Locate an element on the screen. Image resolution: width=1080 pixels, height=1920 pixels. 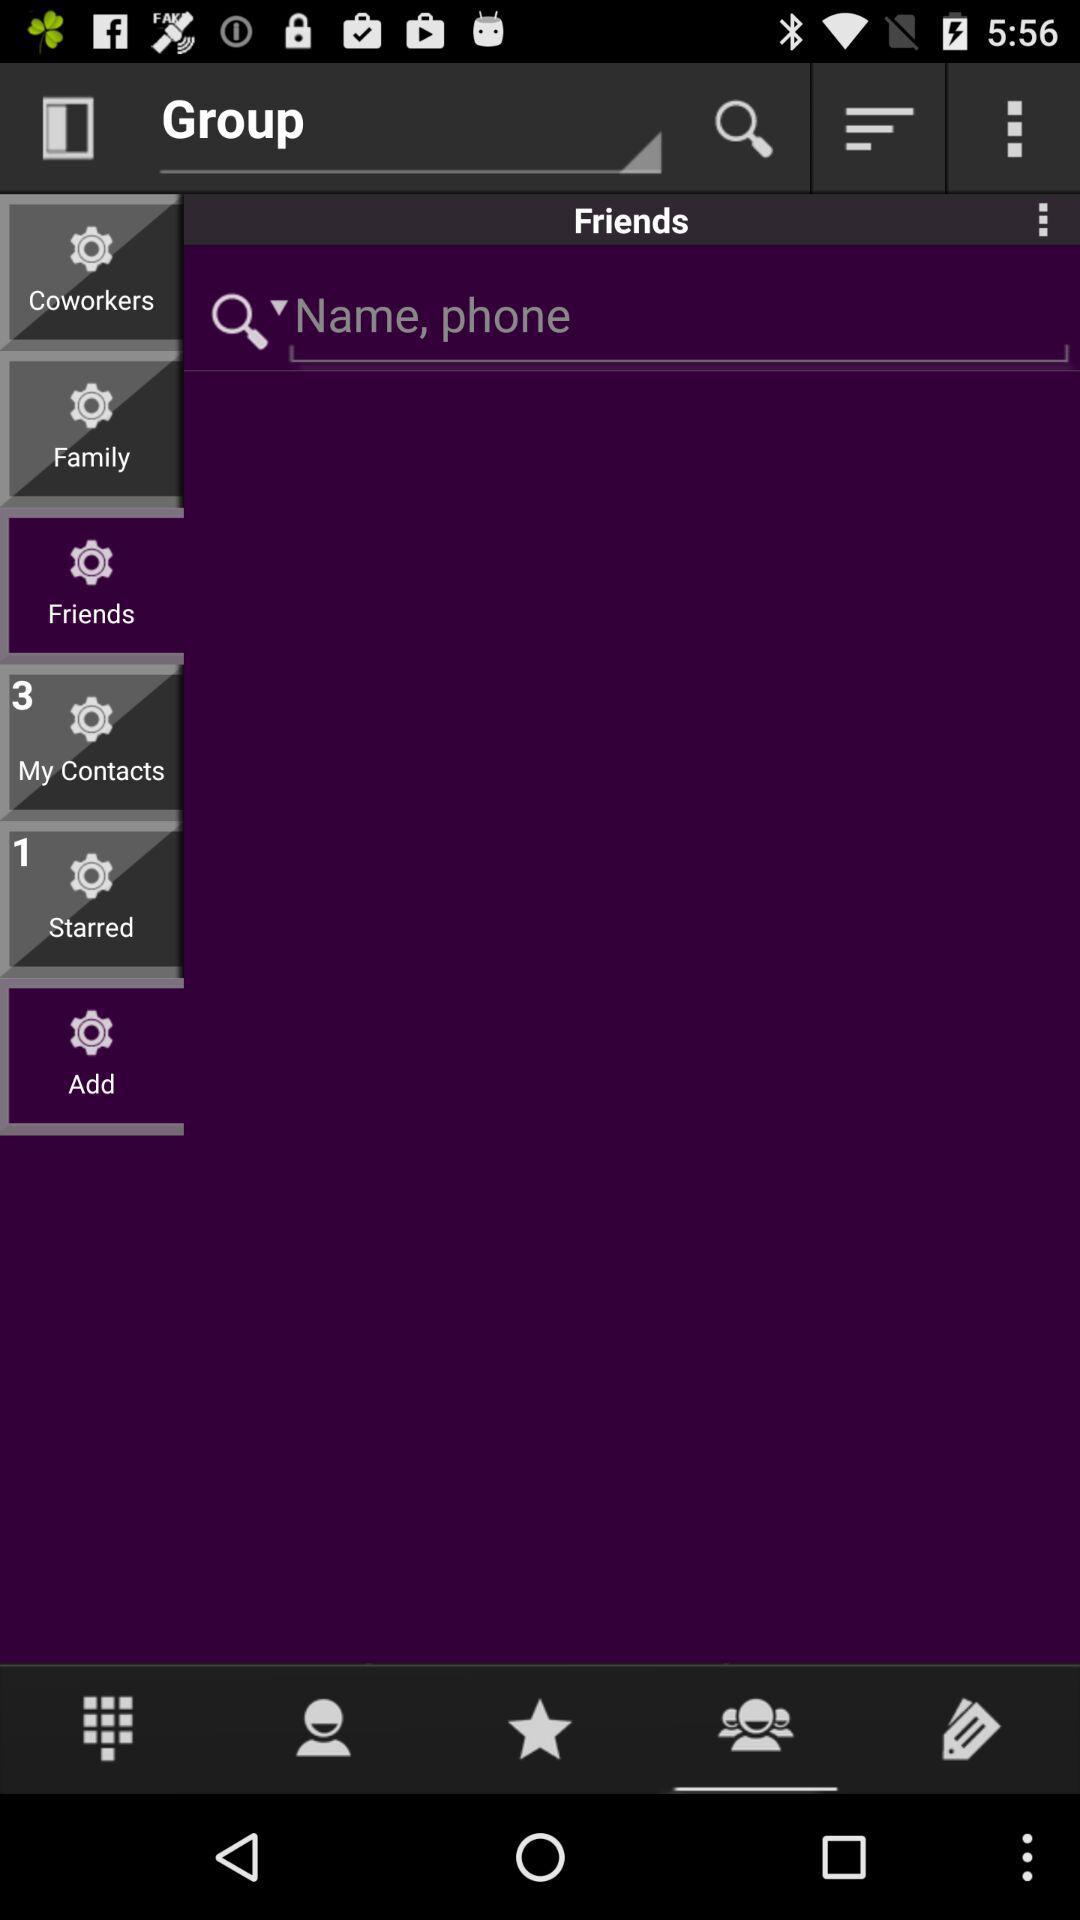
the avatar icon is located at coordinates (323, 1848).